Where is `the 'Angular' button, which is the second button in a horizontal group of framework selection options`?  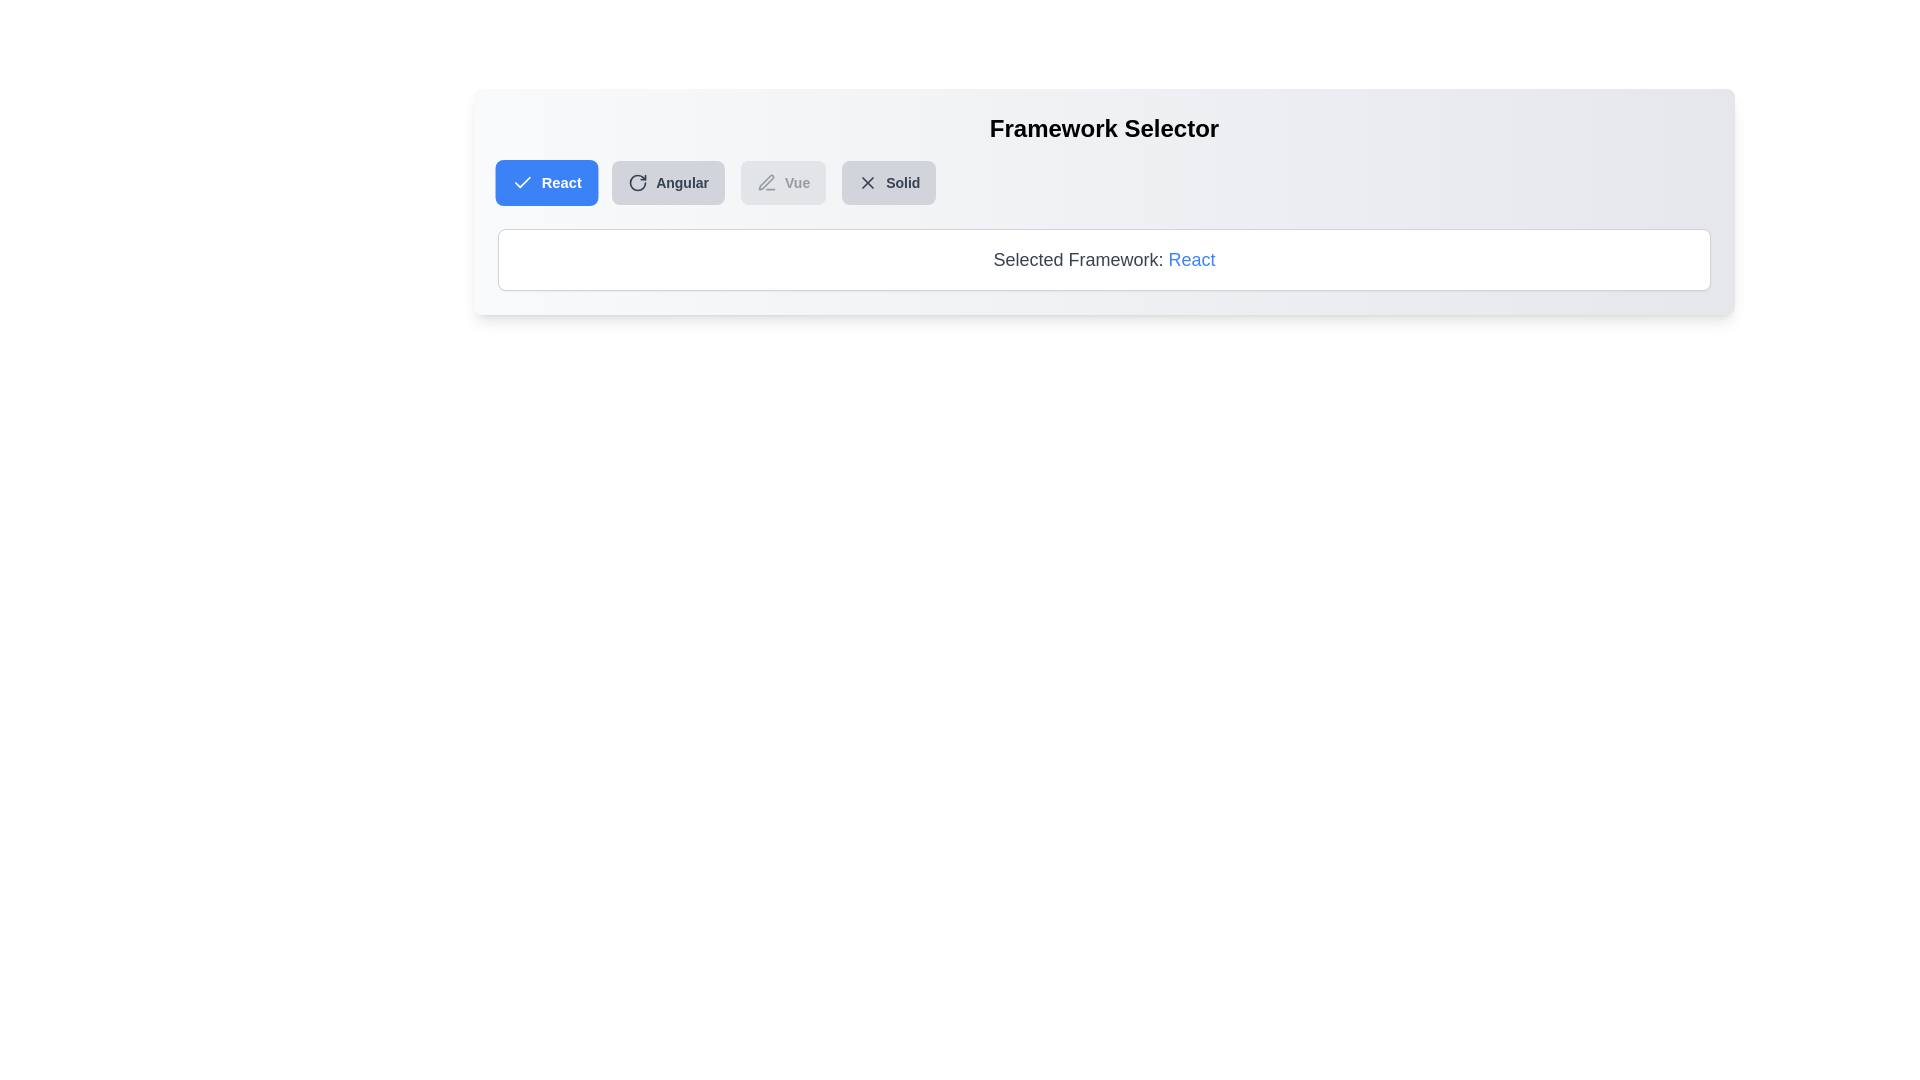 the 'Angular' button, which is the second button in a horizontal group of framework selection options is located at coordinates (668, 182).